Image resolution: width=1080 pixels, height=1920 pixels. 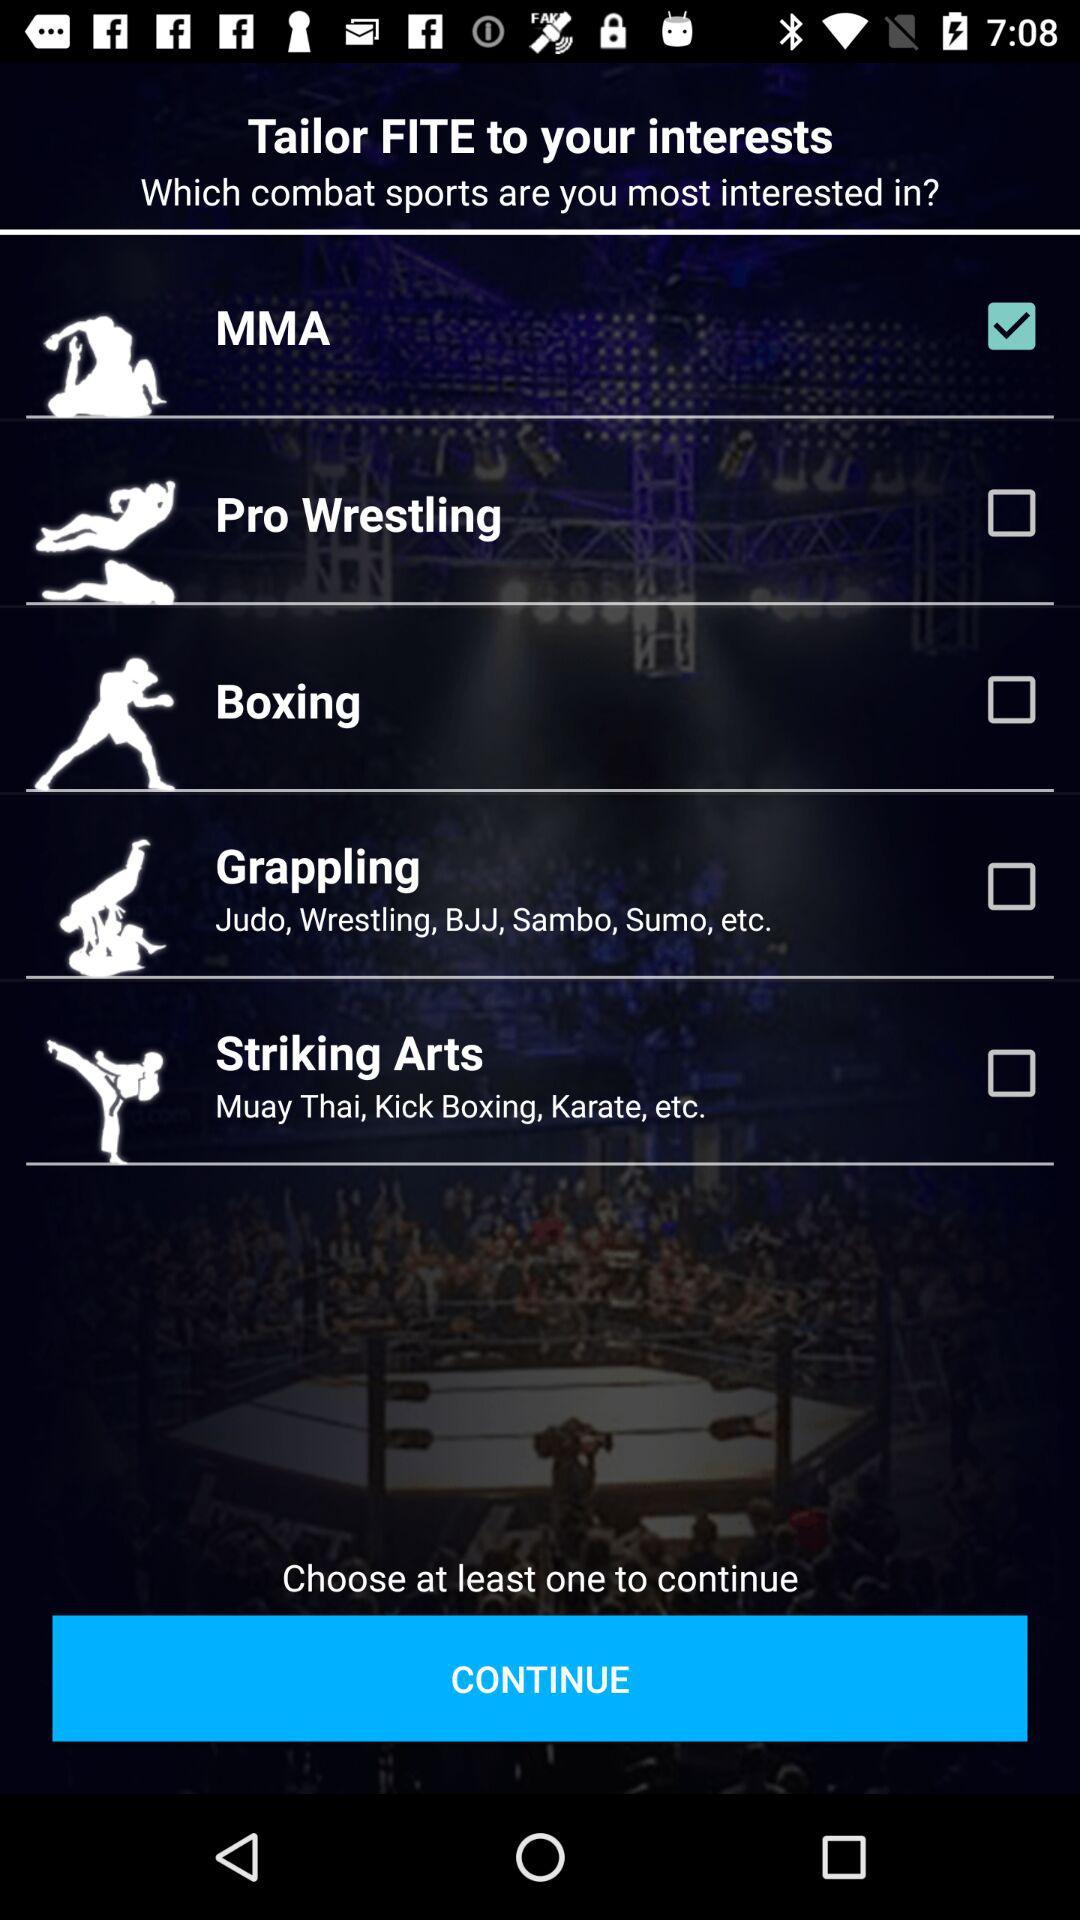 What do you see at coordinates (1011, 699) in the screenshot?
I see `check box to select boxing` at bounding box center [1011, 699].